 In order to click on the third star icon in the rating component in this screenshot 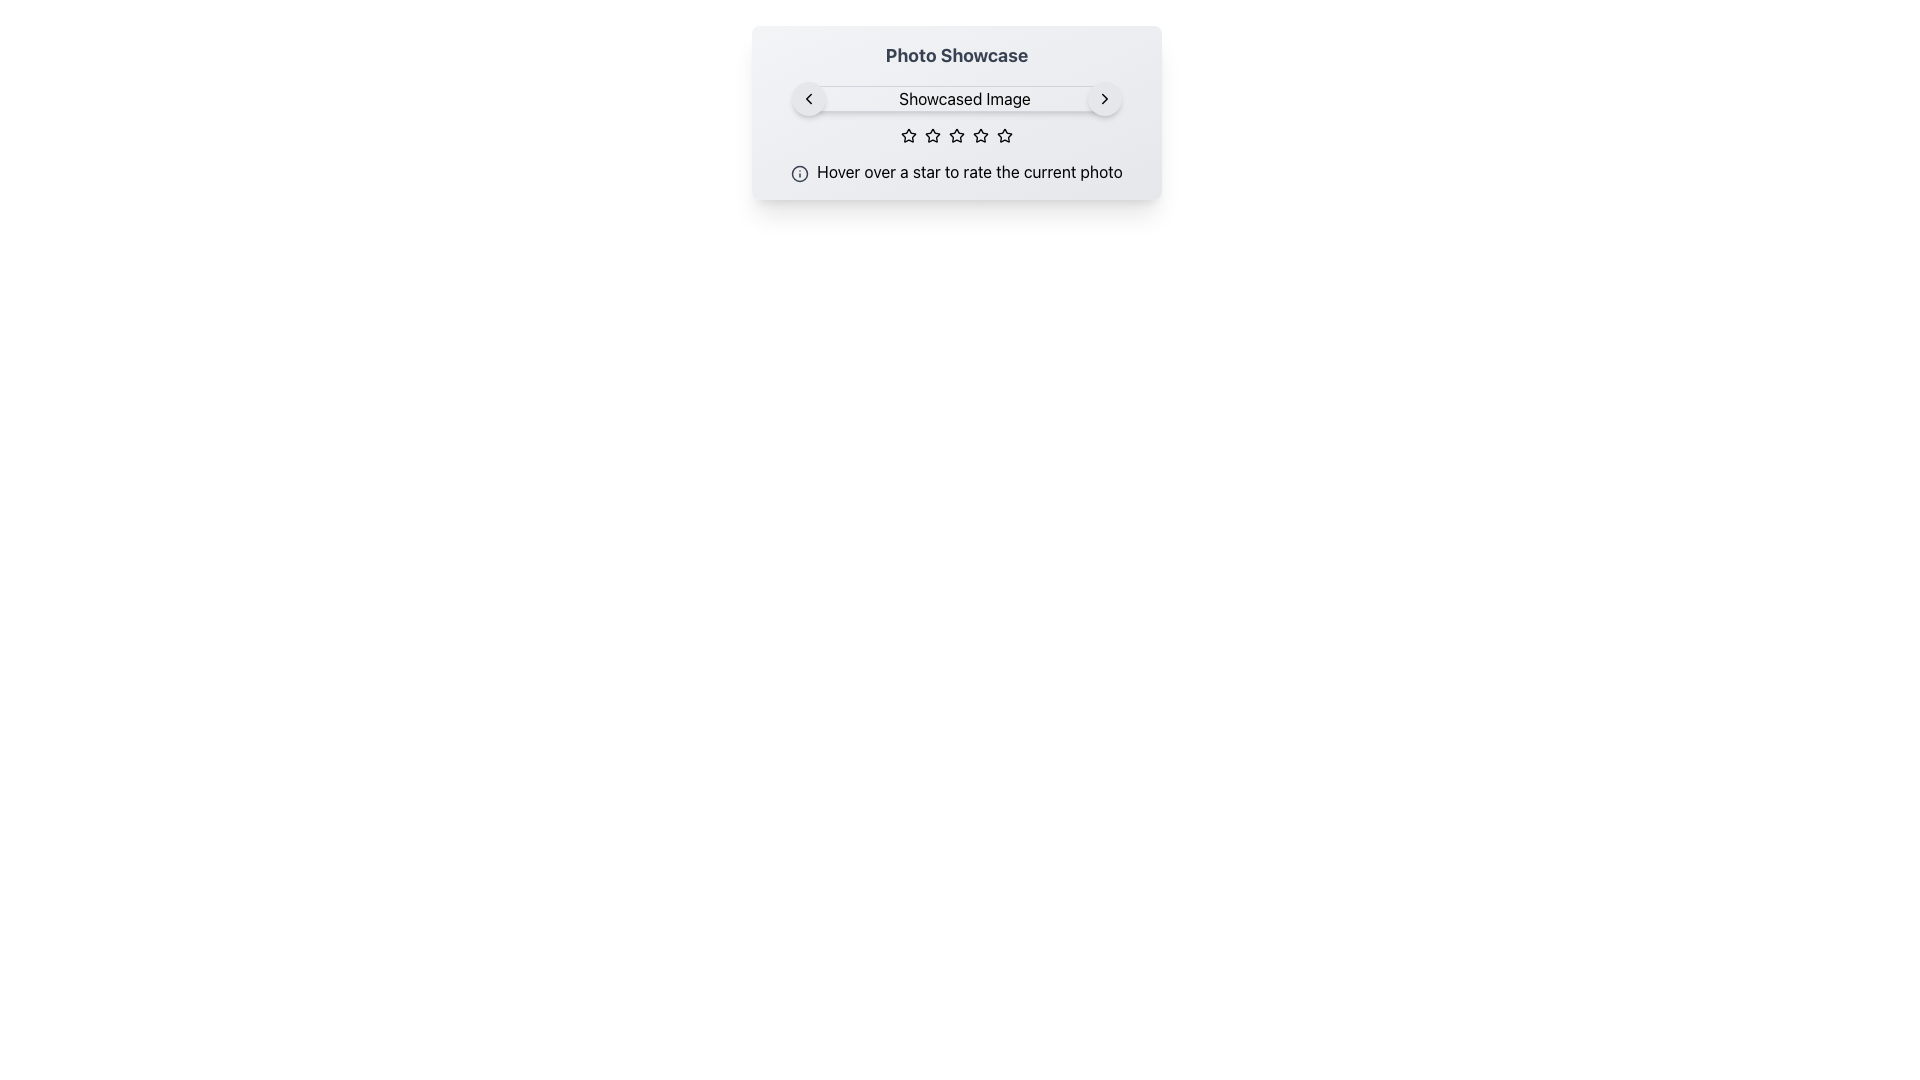, I will do `click(931, 135)`.